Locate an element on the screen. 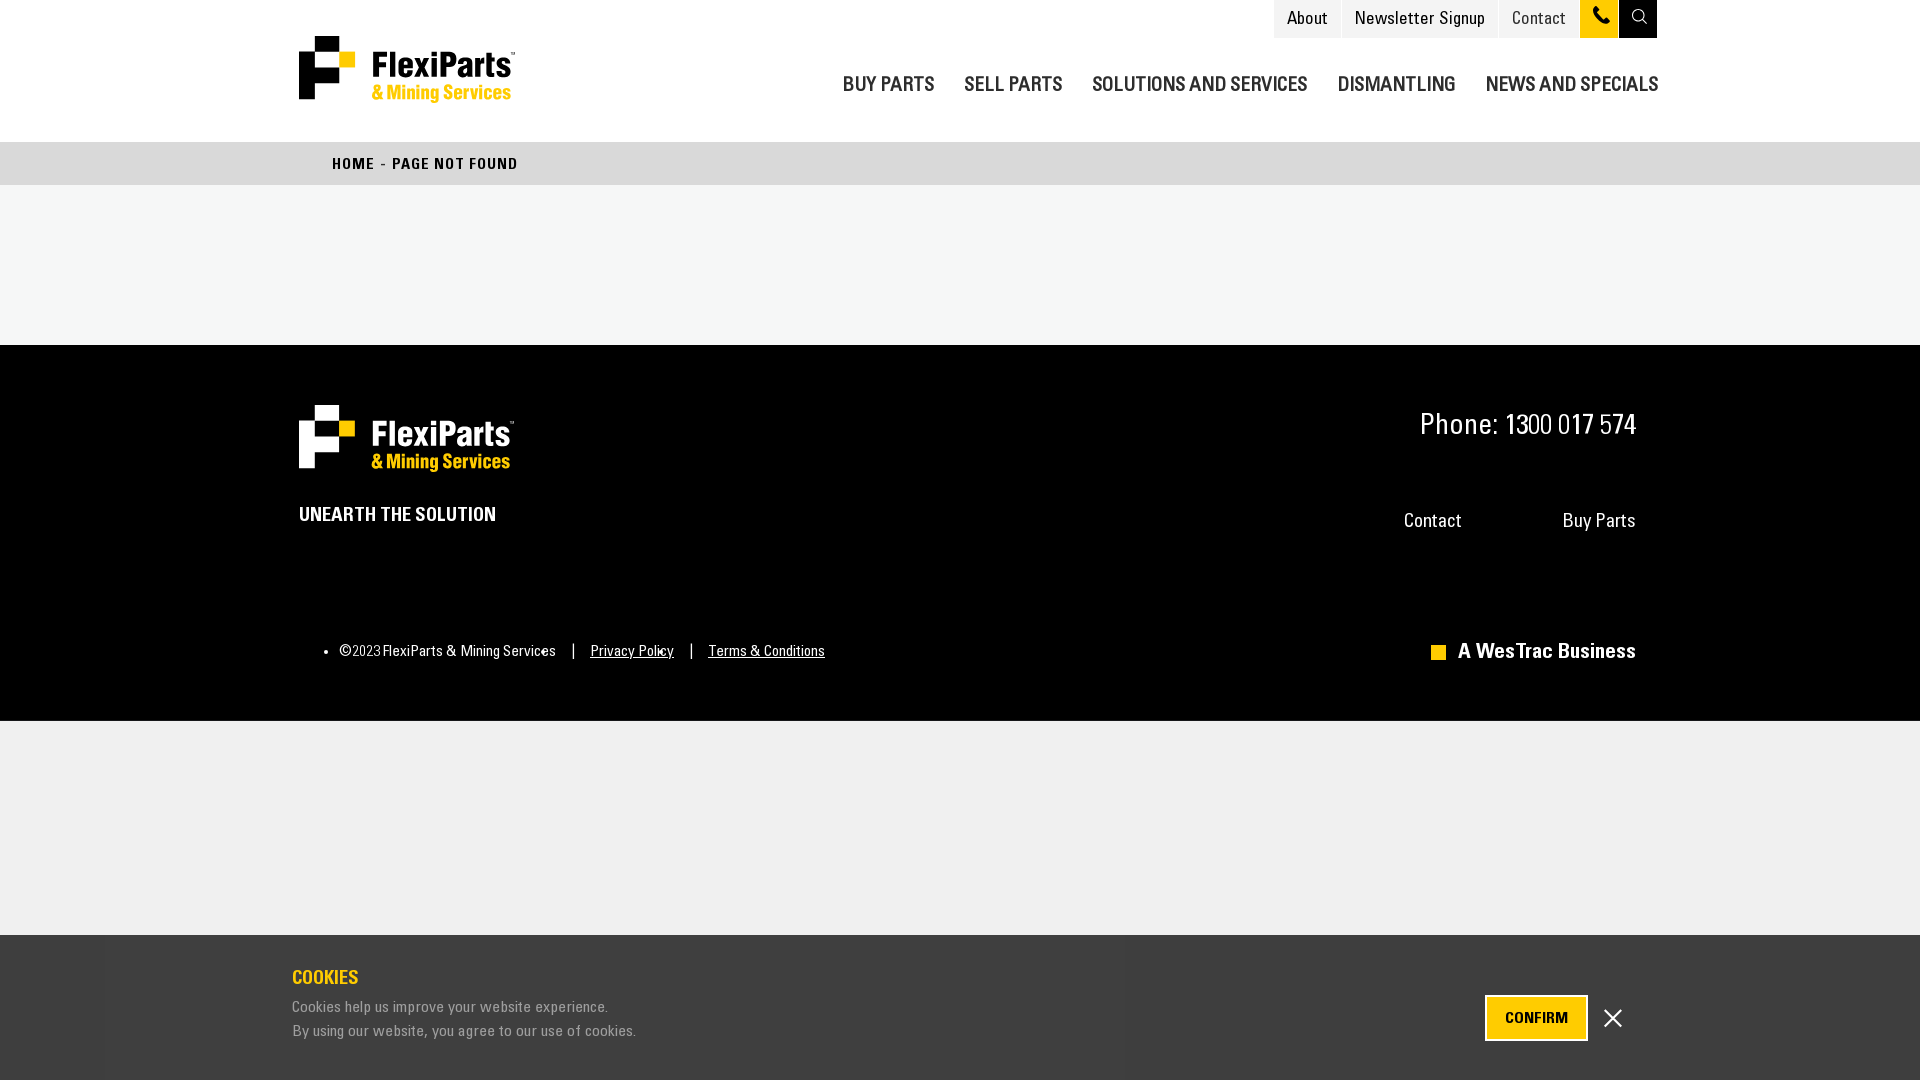  'NEWS AND SPECIALS' is located at coordinates (1570, 80).